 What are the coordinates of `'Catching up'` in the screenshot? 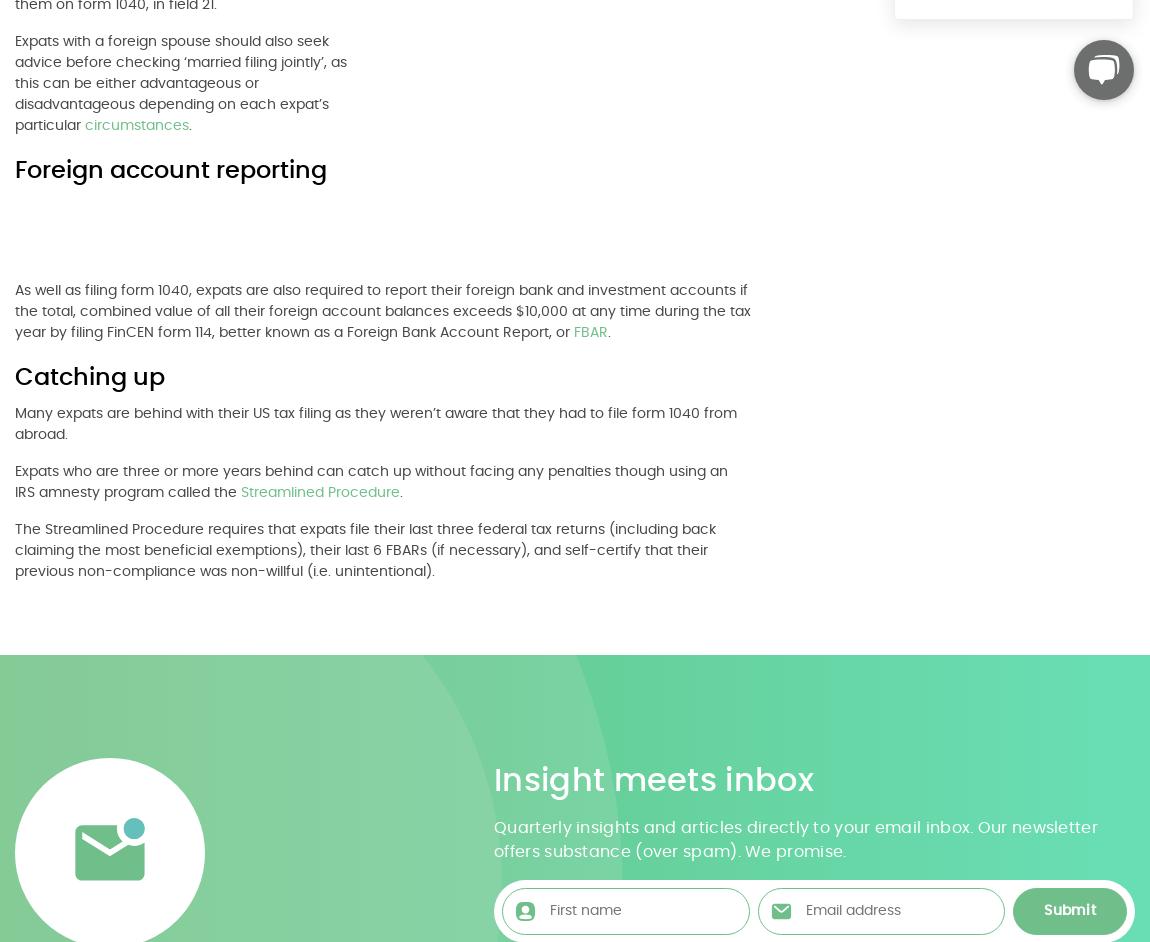 It's located at (89, 378).